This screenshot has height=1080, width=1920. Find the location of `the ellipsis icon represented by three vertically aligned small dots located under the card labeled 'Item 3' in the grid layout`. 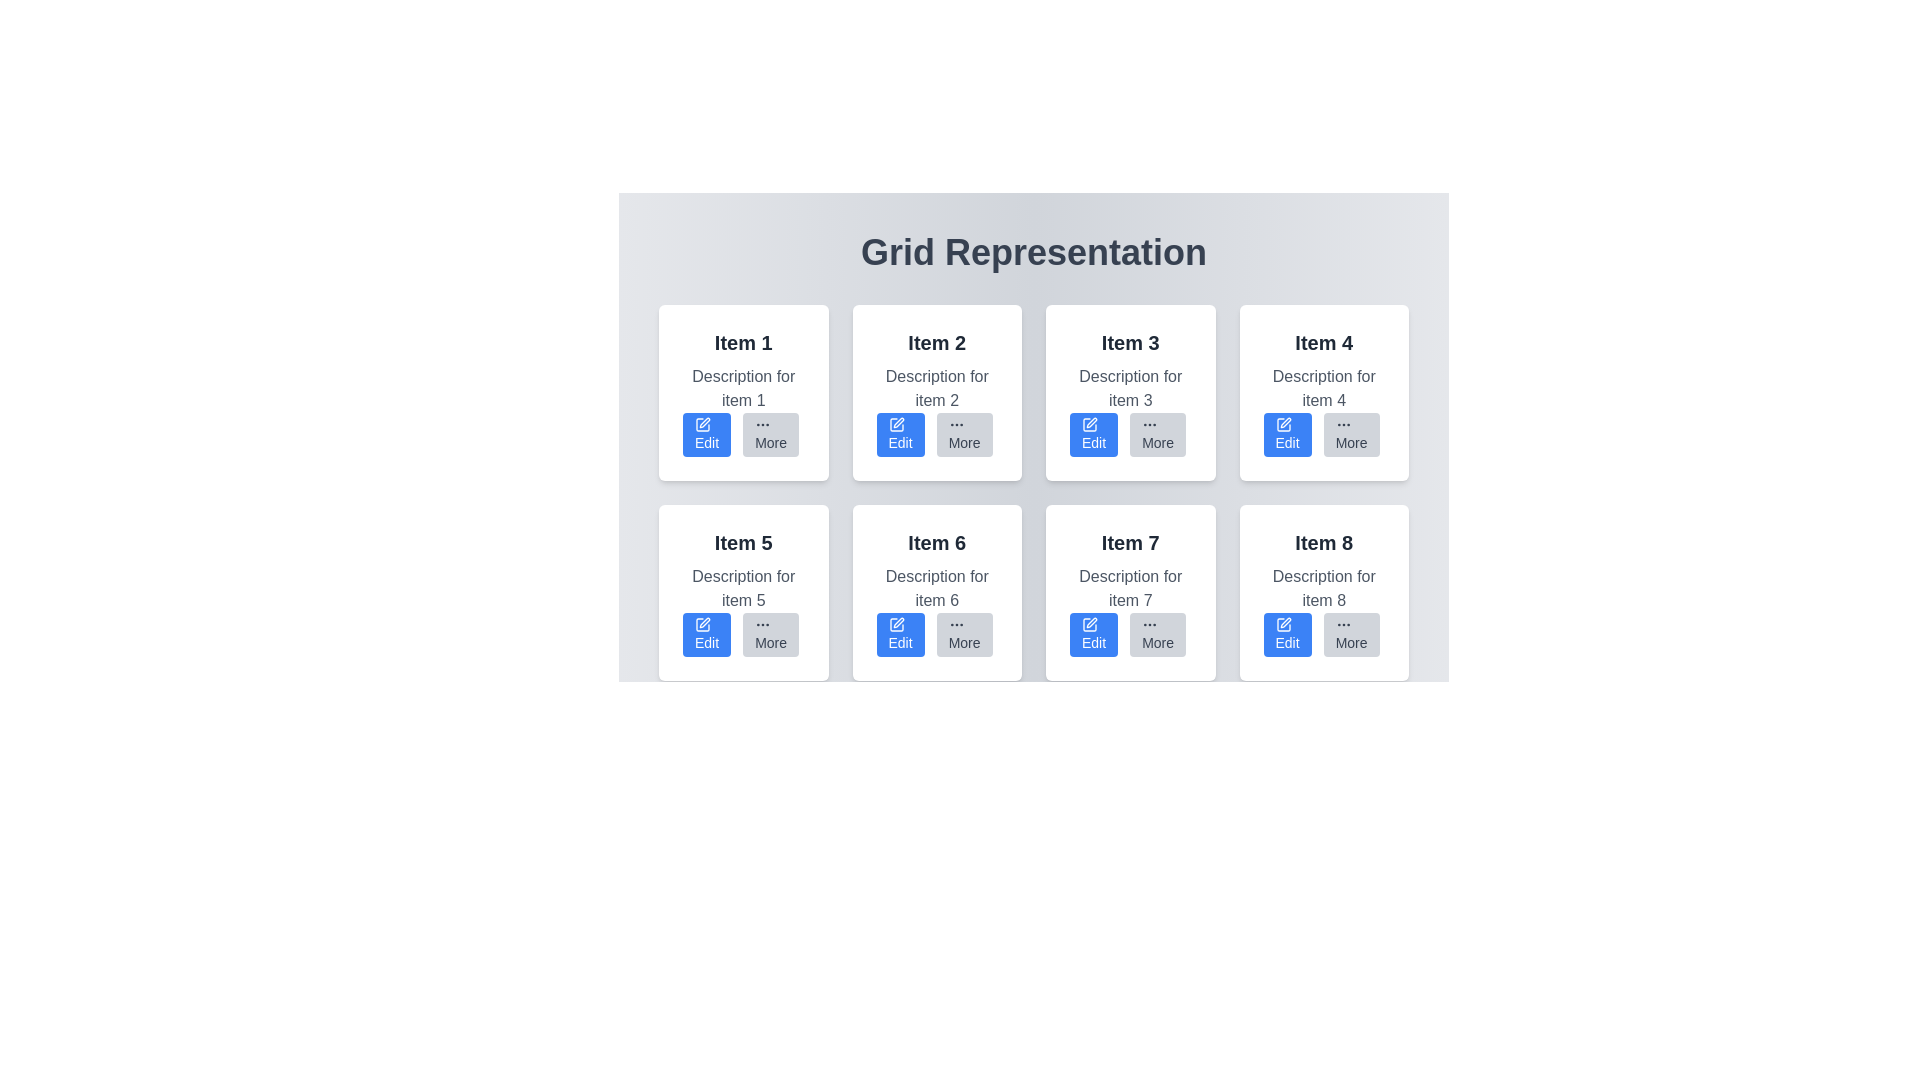

the ellipsis icon represented by three vertically aligned small dots located under the card labeled 'Item 3' in the grid layout is located at coordinates (1150, 423).